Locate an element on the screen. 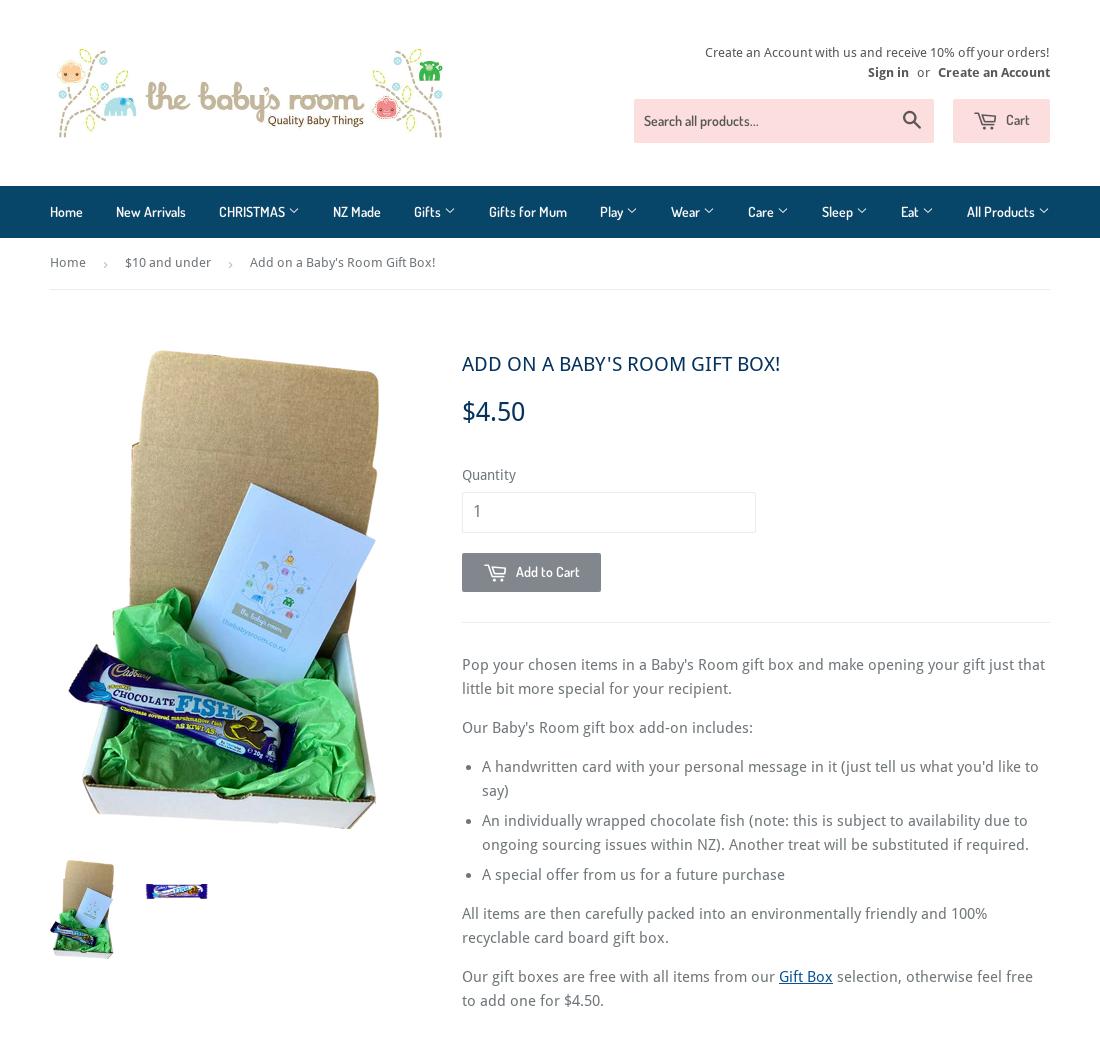 The width and height of the screenshot is (1100, 1043). '$4.50' is located at coordinates (493, 411).